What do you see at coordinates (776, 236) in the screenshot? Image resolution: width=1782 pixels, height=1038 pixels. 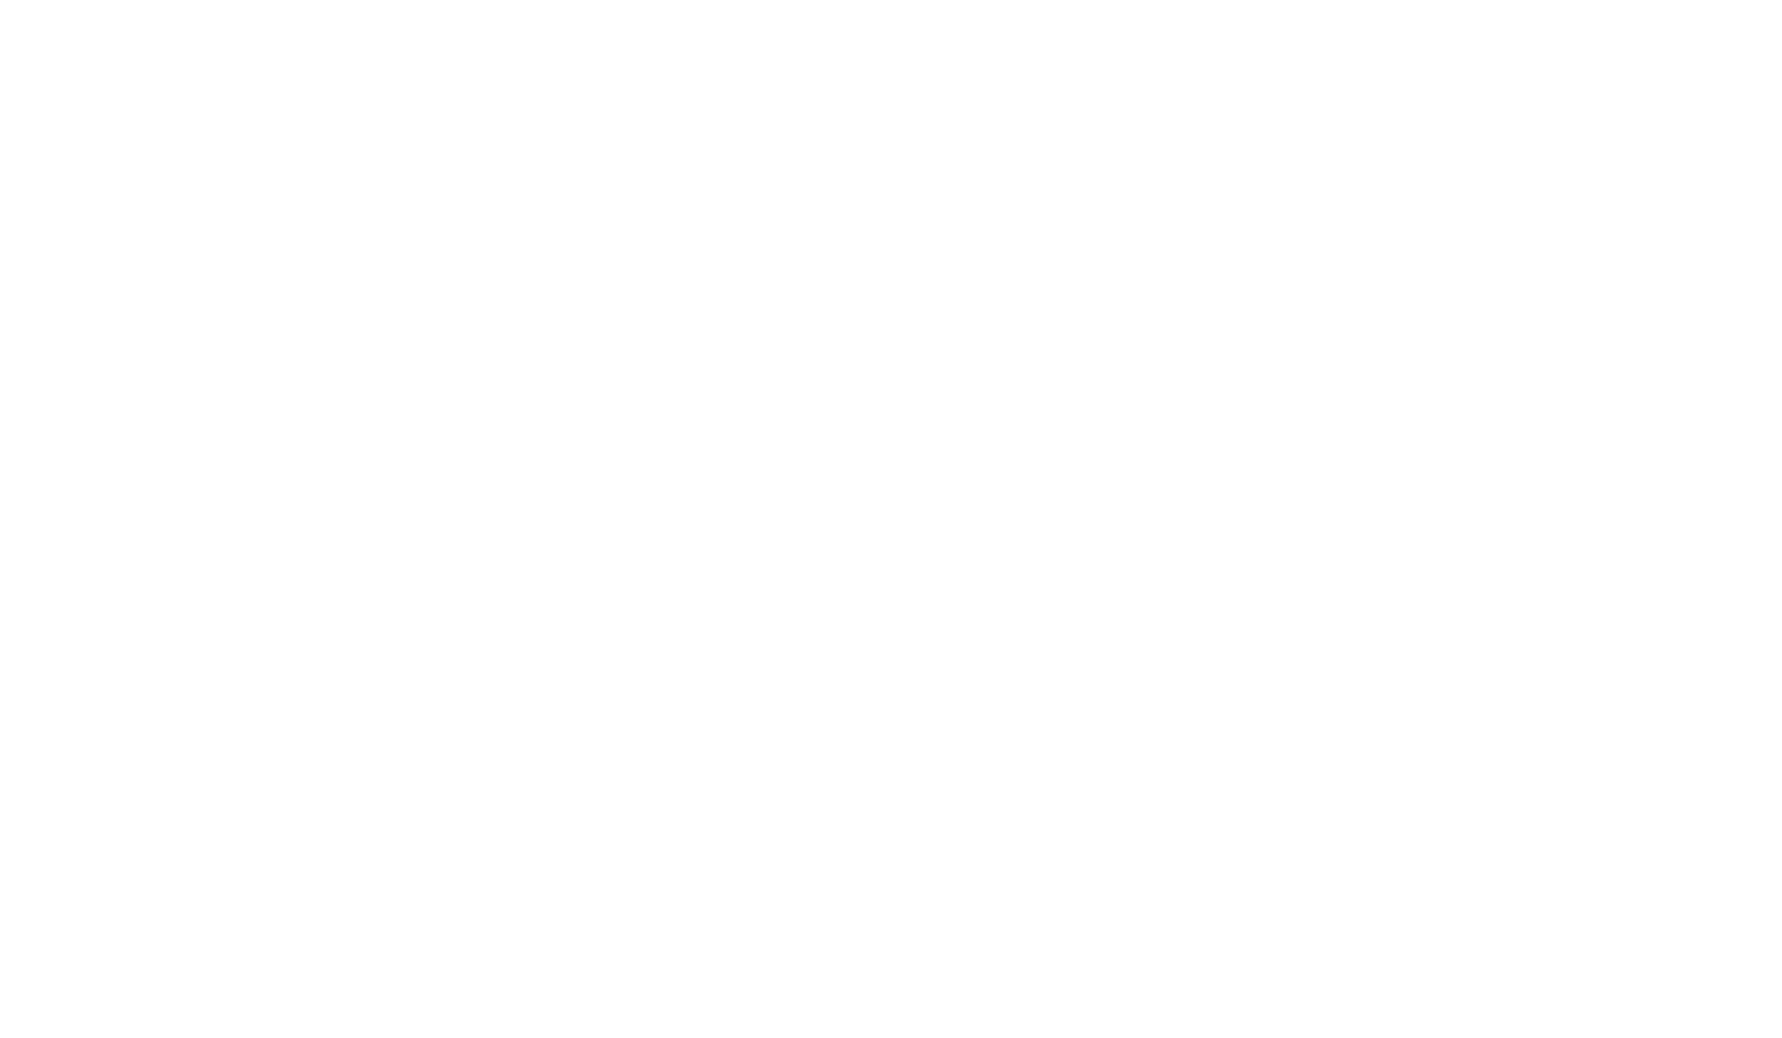 I see `'Stock'` at bounding box center [776, 236].